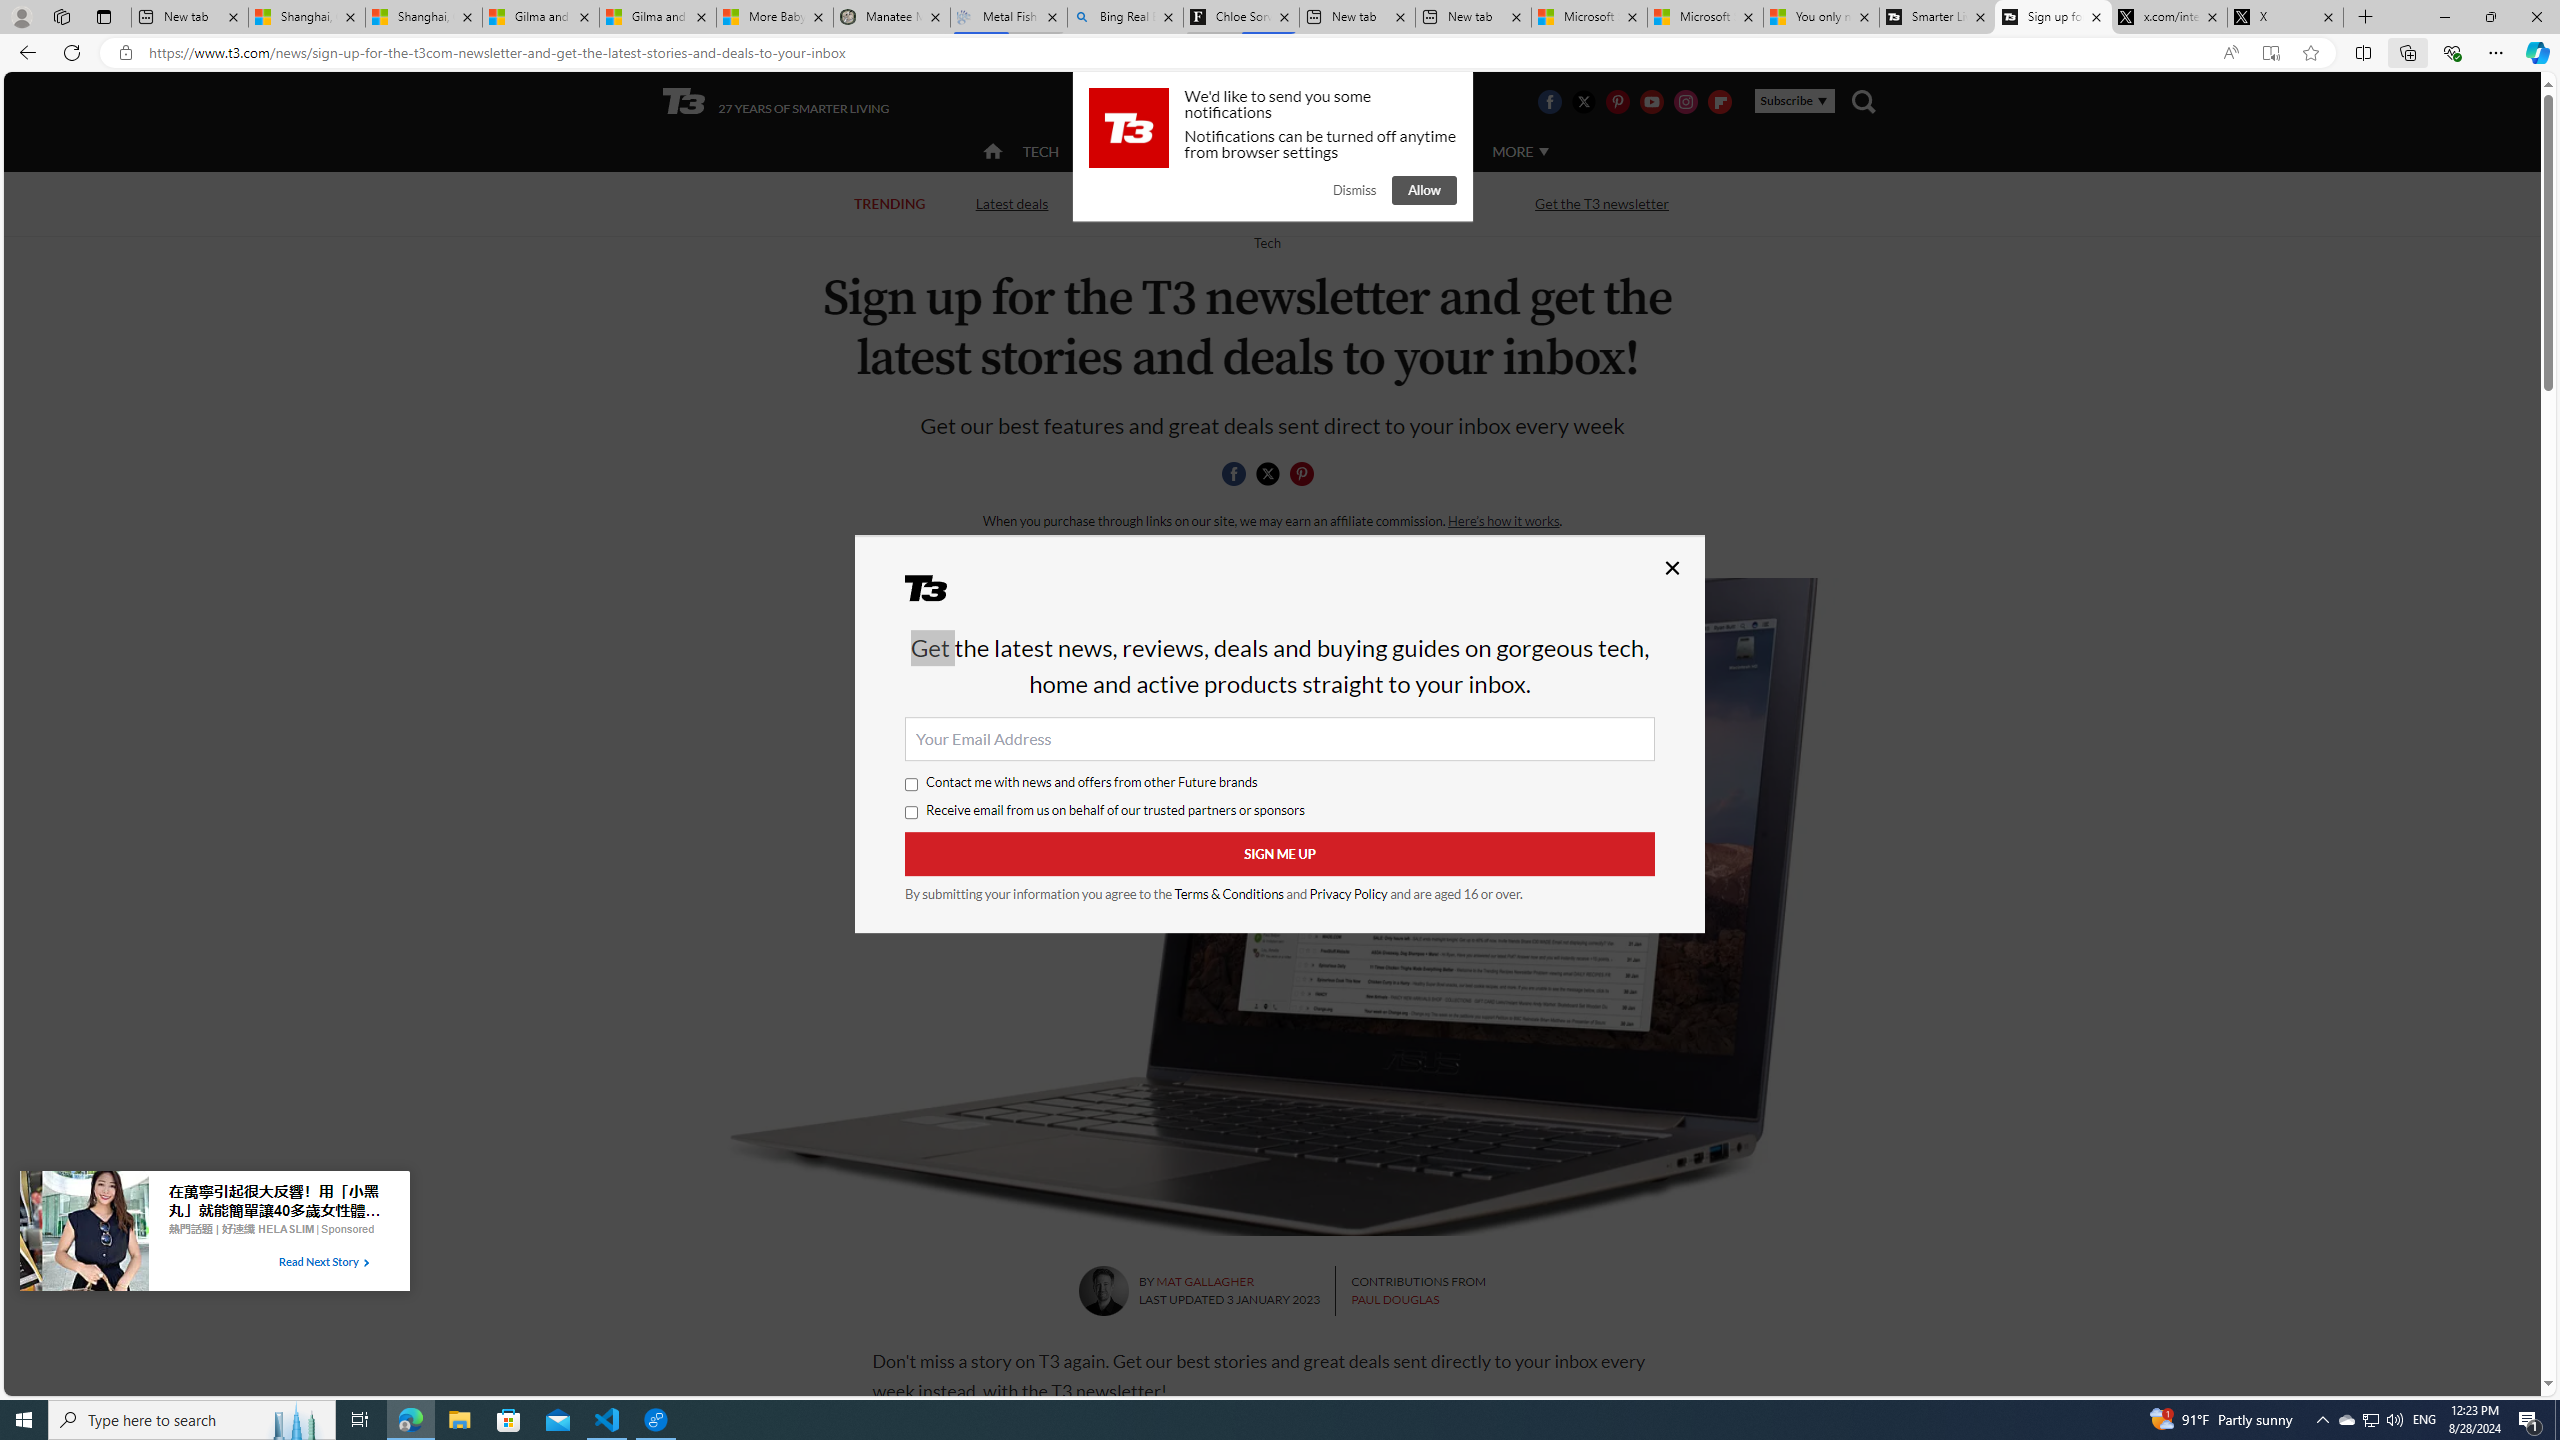  I want to click on 'Contact me with news and offers from other Future brands', so click(912, 784).